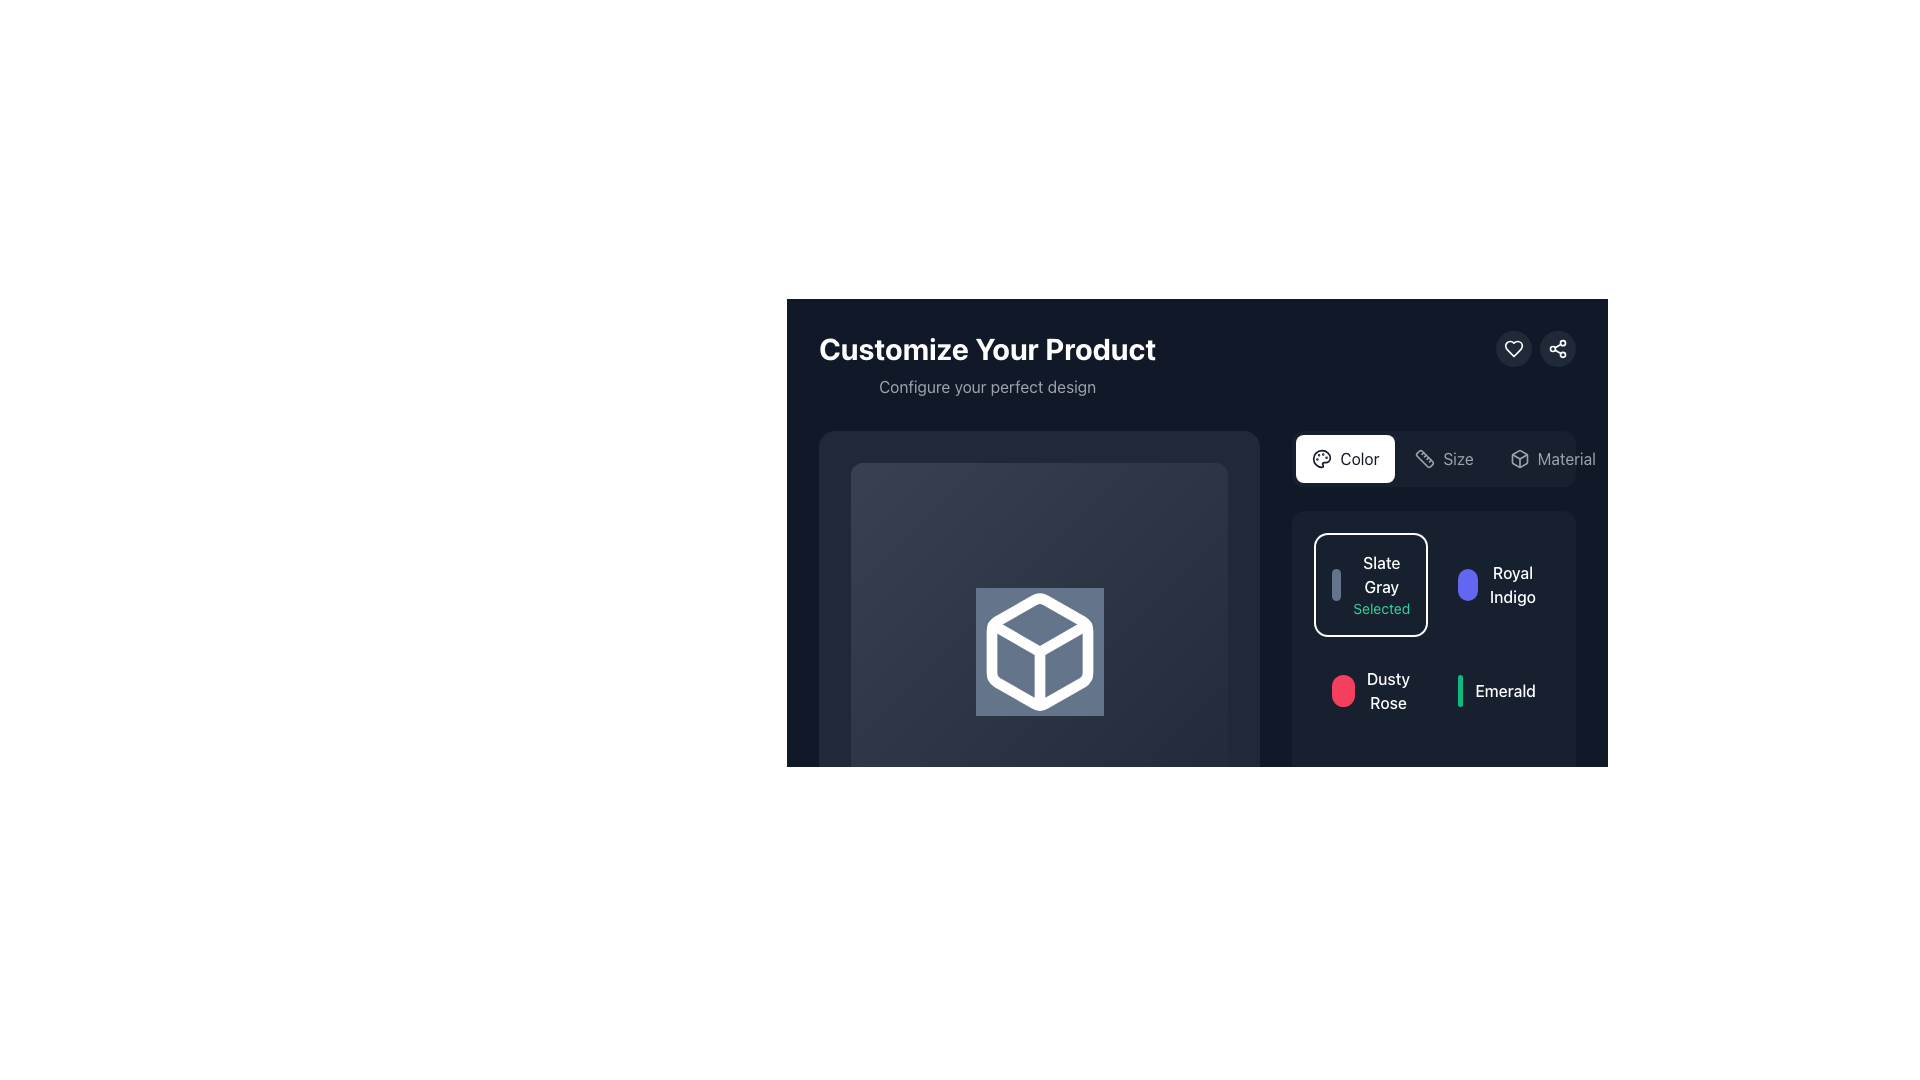 Image resolution: width=1920 pixels, height=1080 pixels. What do you see at coordinates (1460, 689) in the screenshot?
I see `the circular emerald green Color selection button located to the left of the 'Emerald' label` at bounding box center [1460, 689].